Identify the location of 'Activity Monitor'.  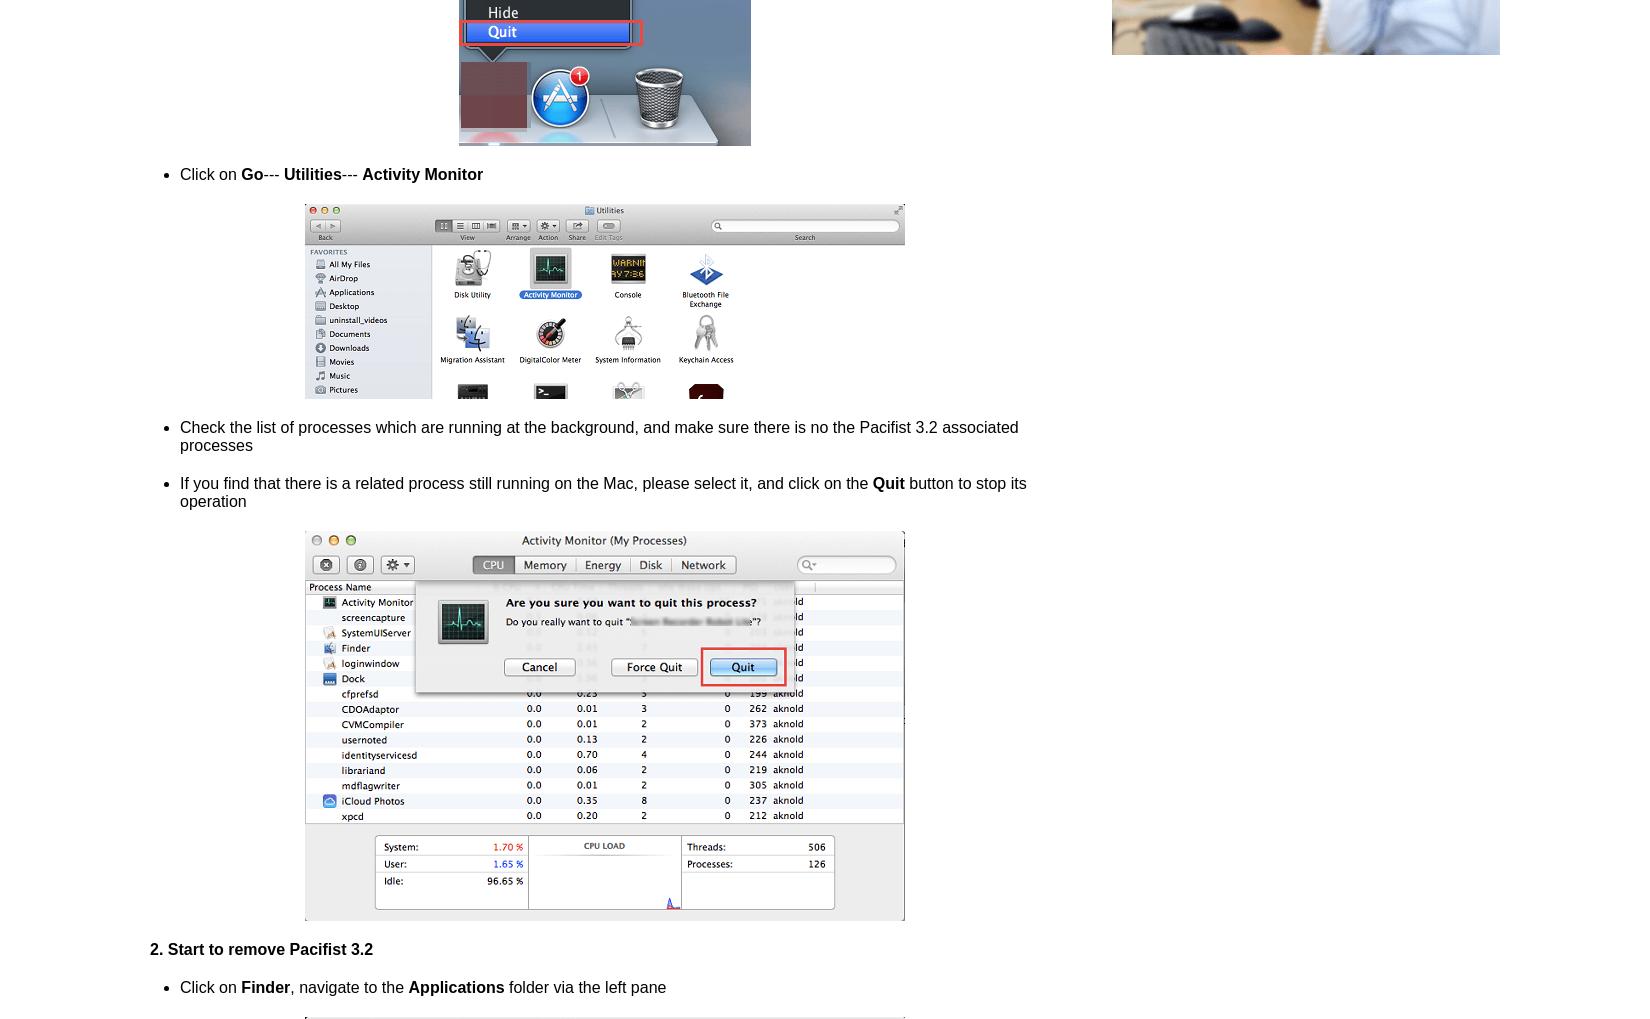
(421, 174).